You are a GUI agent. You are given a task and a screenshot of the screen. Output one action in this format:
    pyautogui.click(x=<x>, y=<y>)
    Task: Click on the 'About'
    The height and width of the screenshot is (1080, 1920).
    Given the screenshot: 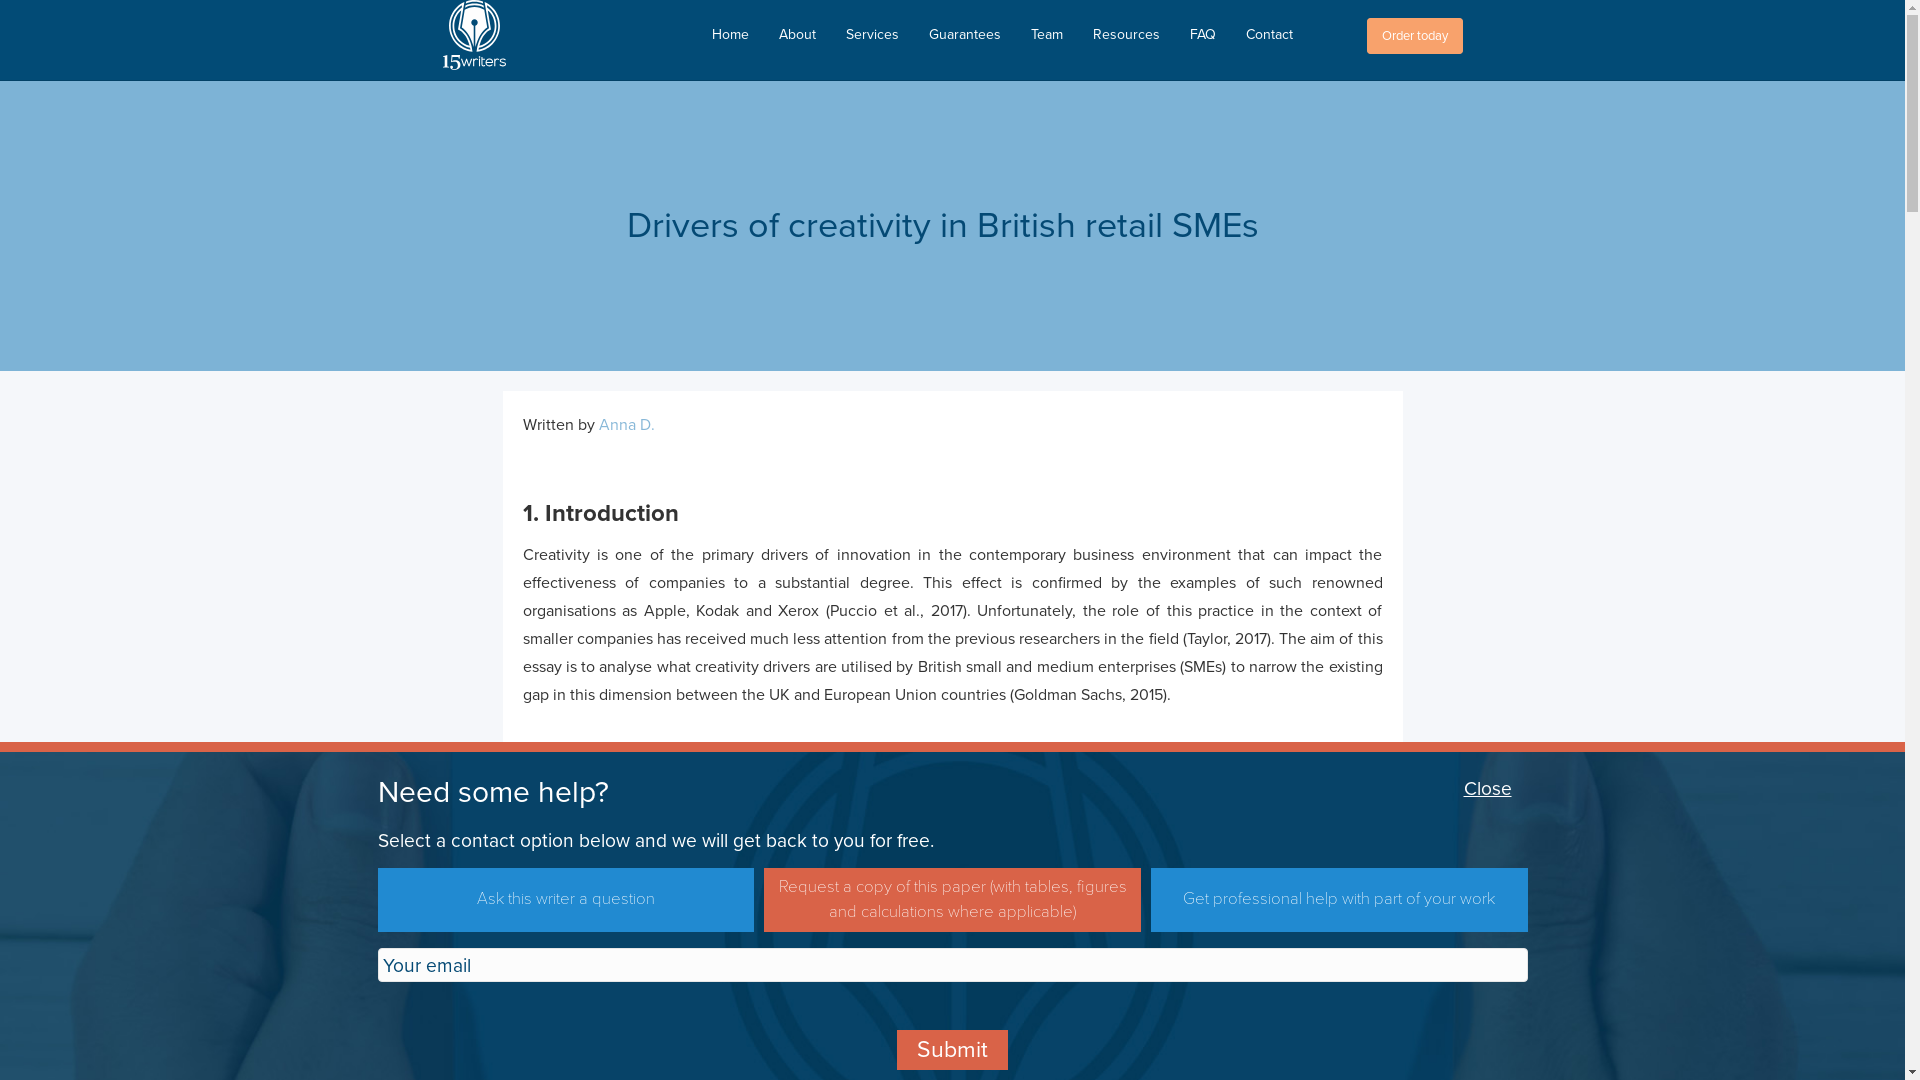 What is the action you would take?
    pyautogui.click(x=796, y=34)
    